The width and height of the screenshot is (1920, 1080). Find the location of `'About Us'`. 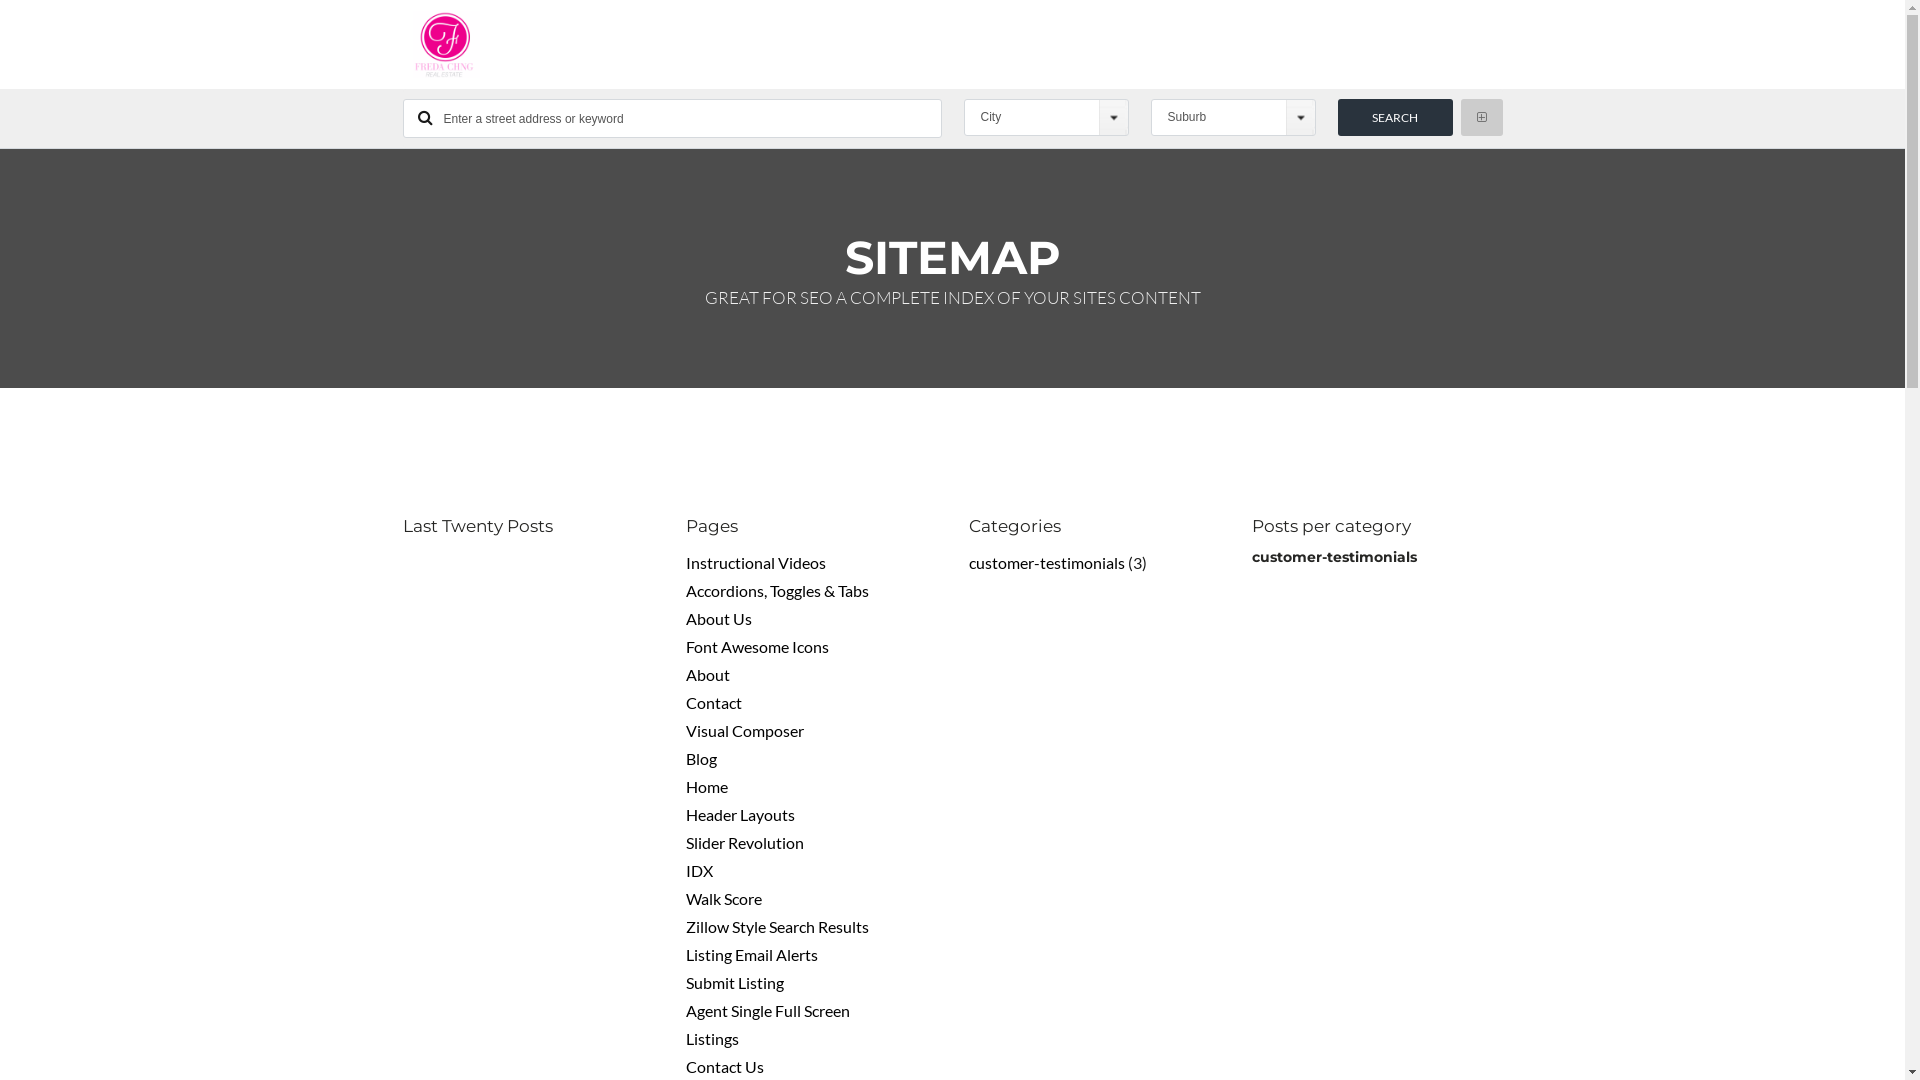

'About Us' is located at coordinates (719, 617).